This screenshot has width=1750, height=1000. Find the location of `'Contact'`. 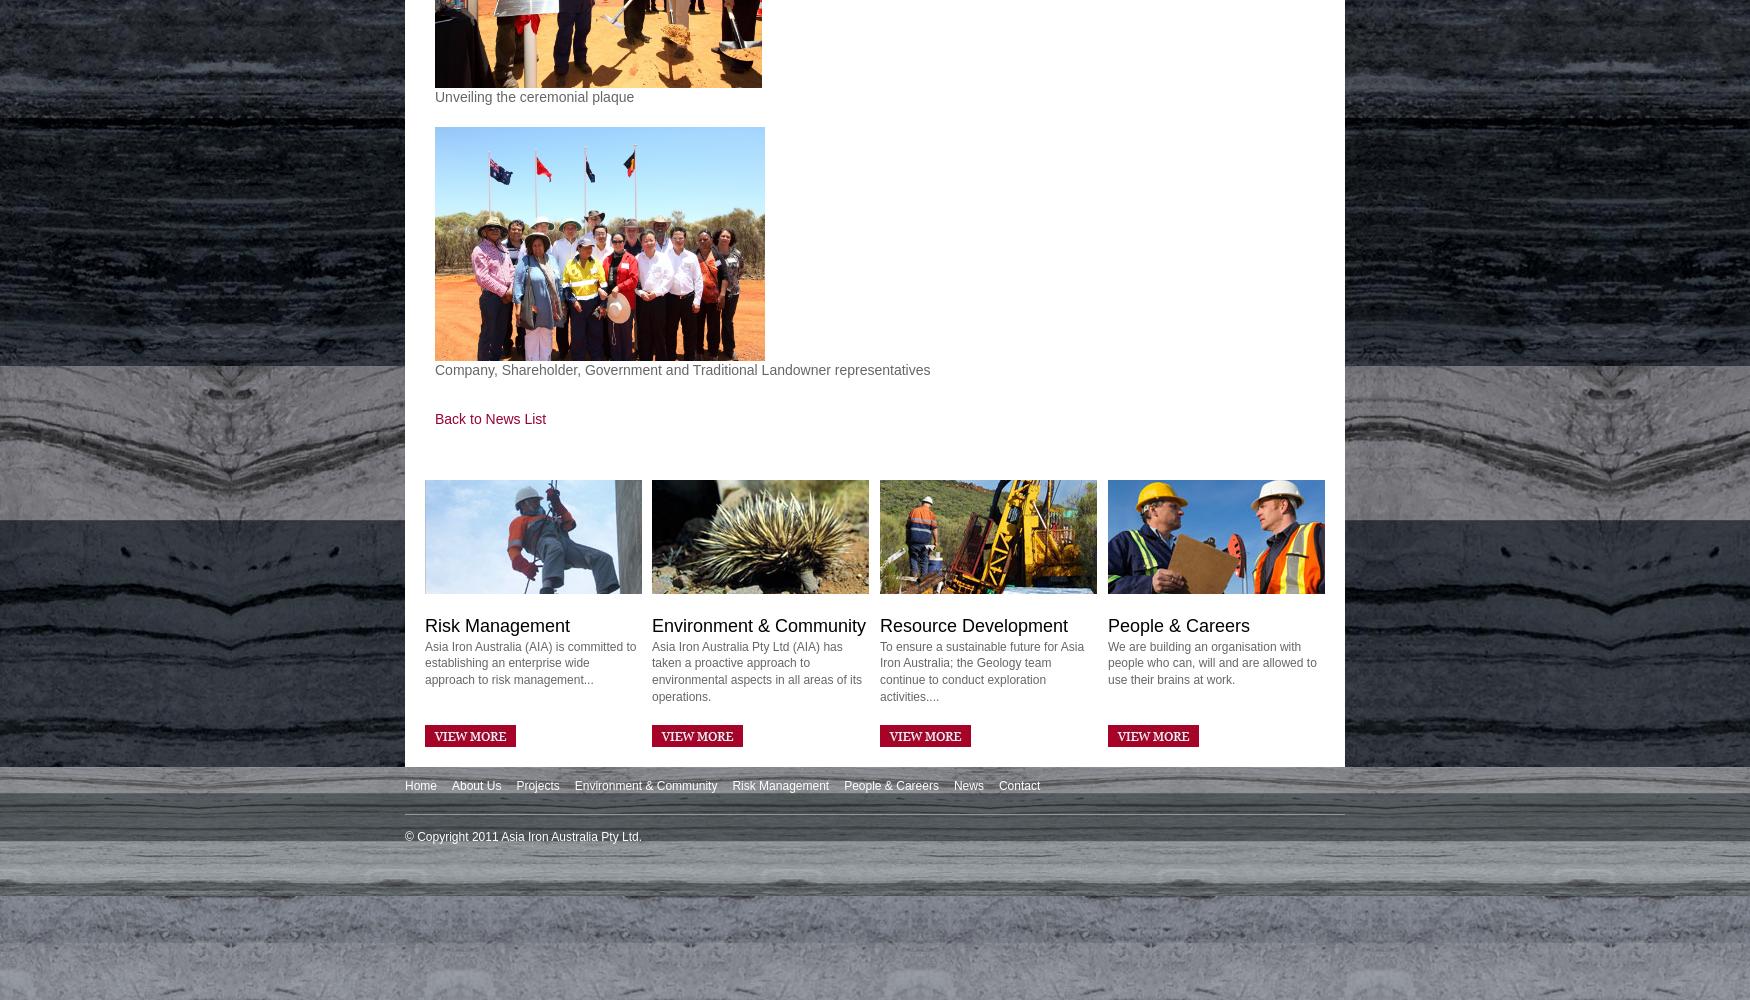

'Contact' is located at coordinates (998, 786).